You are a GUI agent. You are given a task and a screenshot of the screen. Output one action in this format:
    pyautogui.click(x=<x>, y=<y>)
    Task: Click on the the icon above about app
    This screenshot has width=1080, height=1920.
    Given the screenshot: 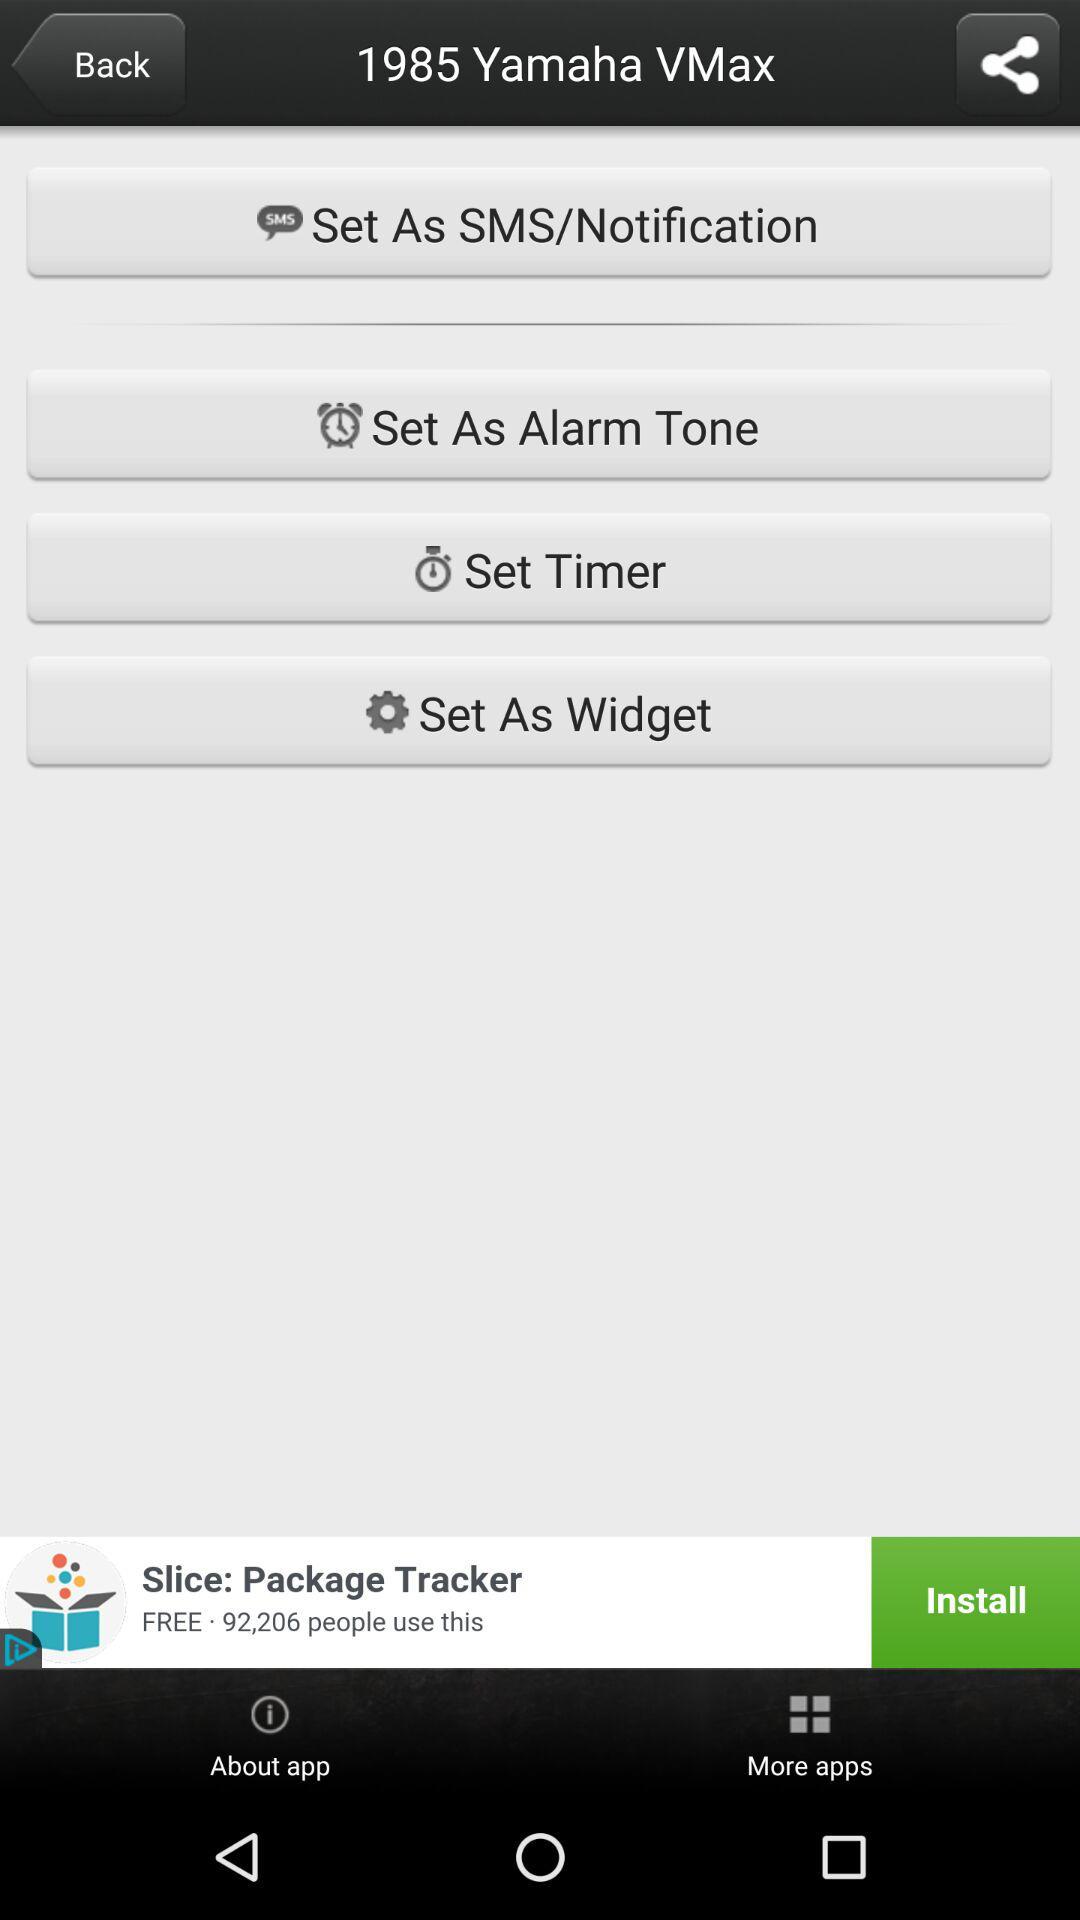 What is the action you would take?
    pyautogui.click(x=540, y=1602)
    